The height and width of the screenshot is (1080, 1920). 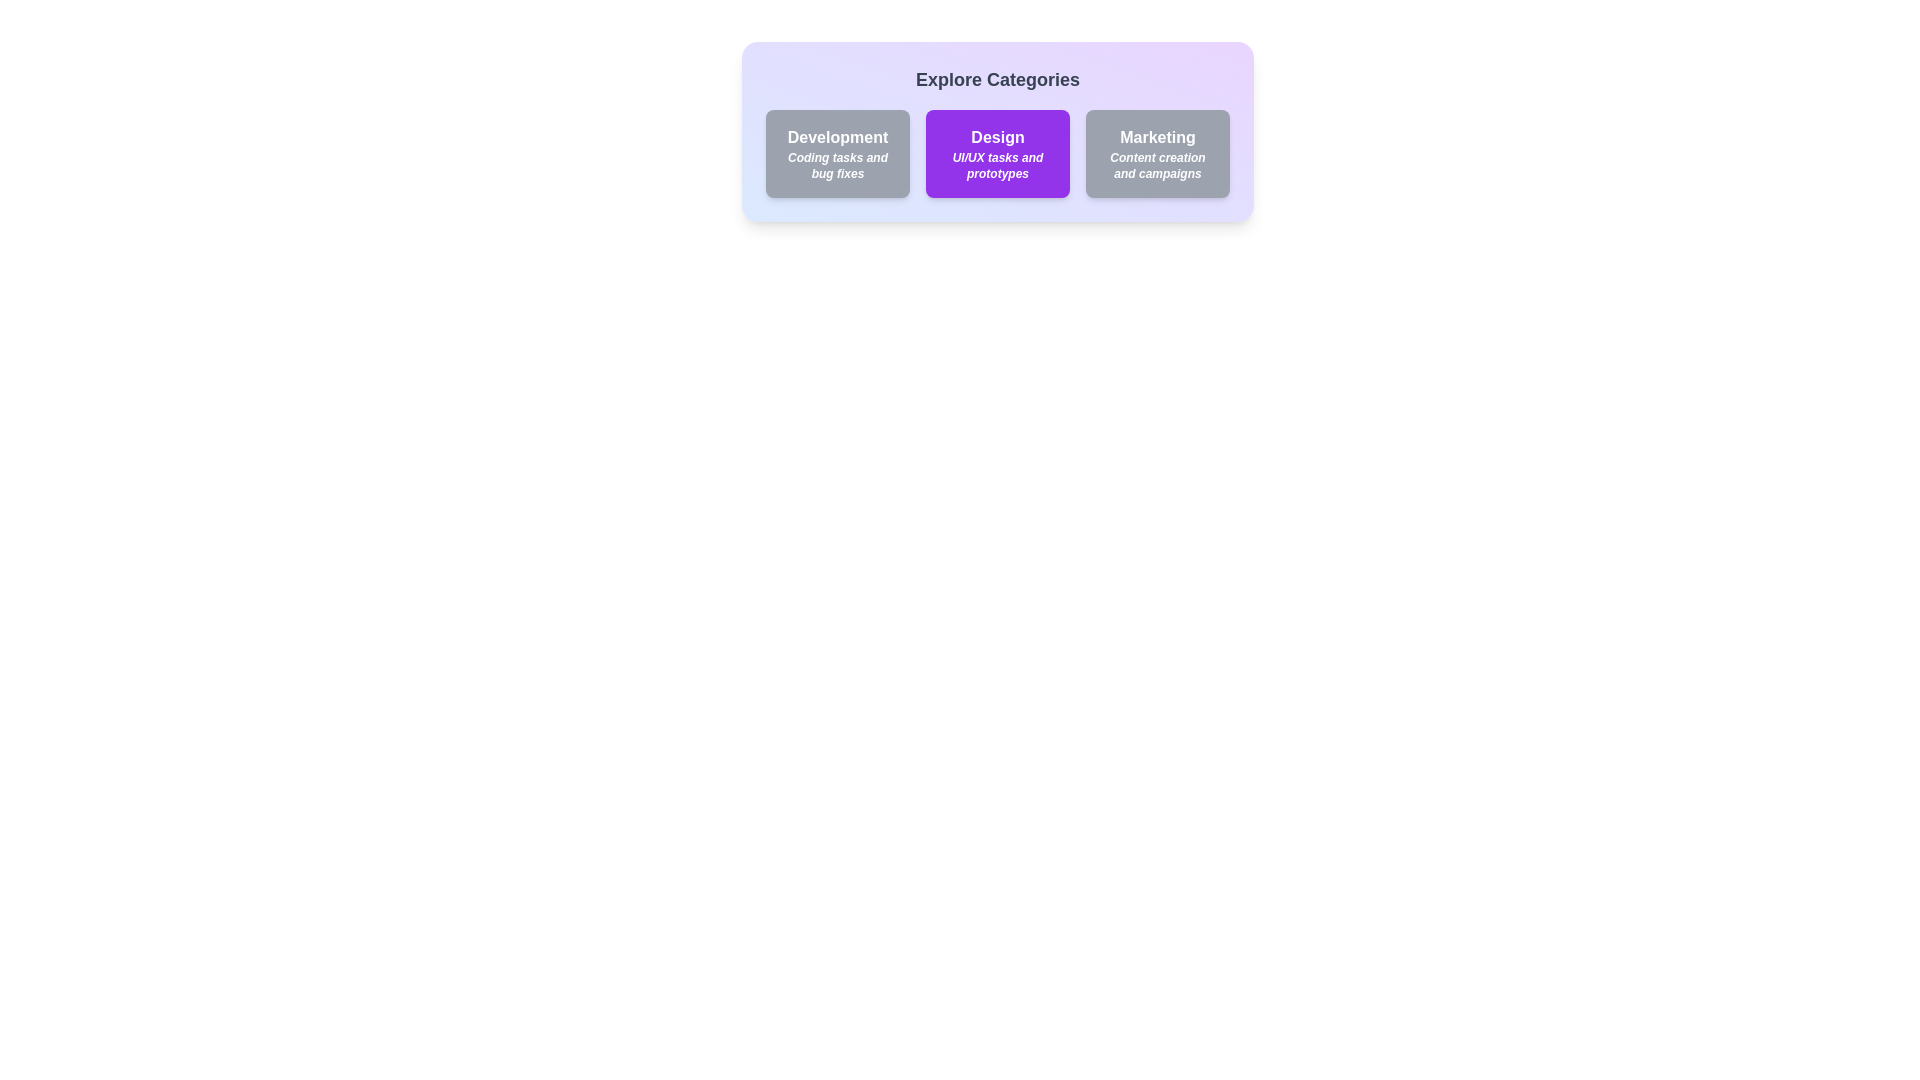 I want to click on the chip labeled Design to observe hover effects, so click(x=998, y=153).